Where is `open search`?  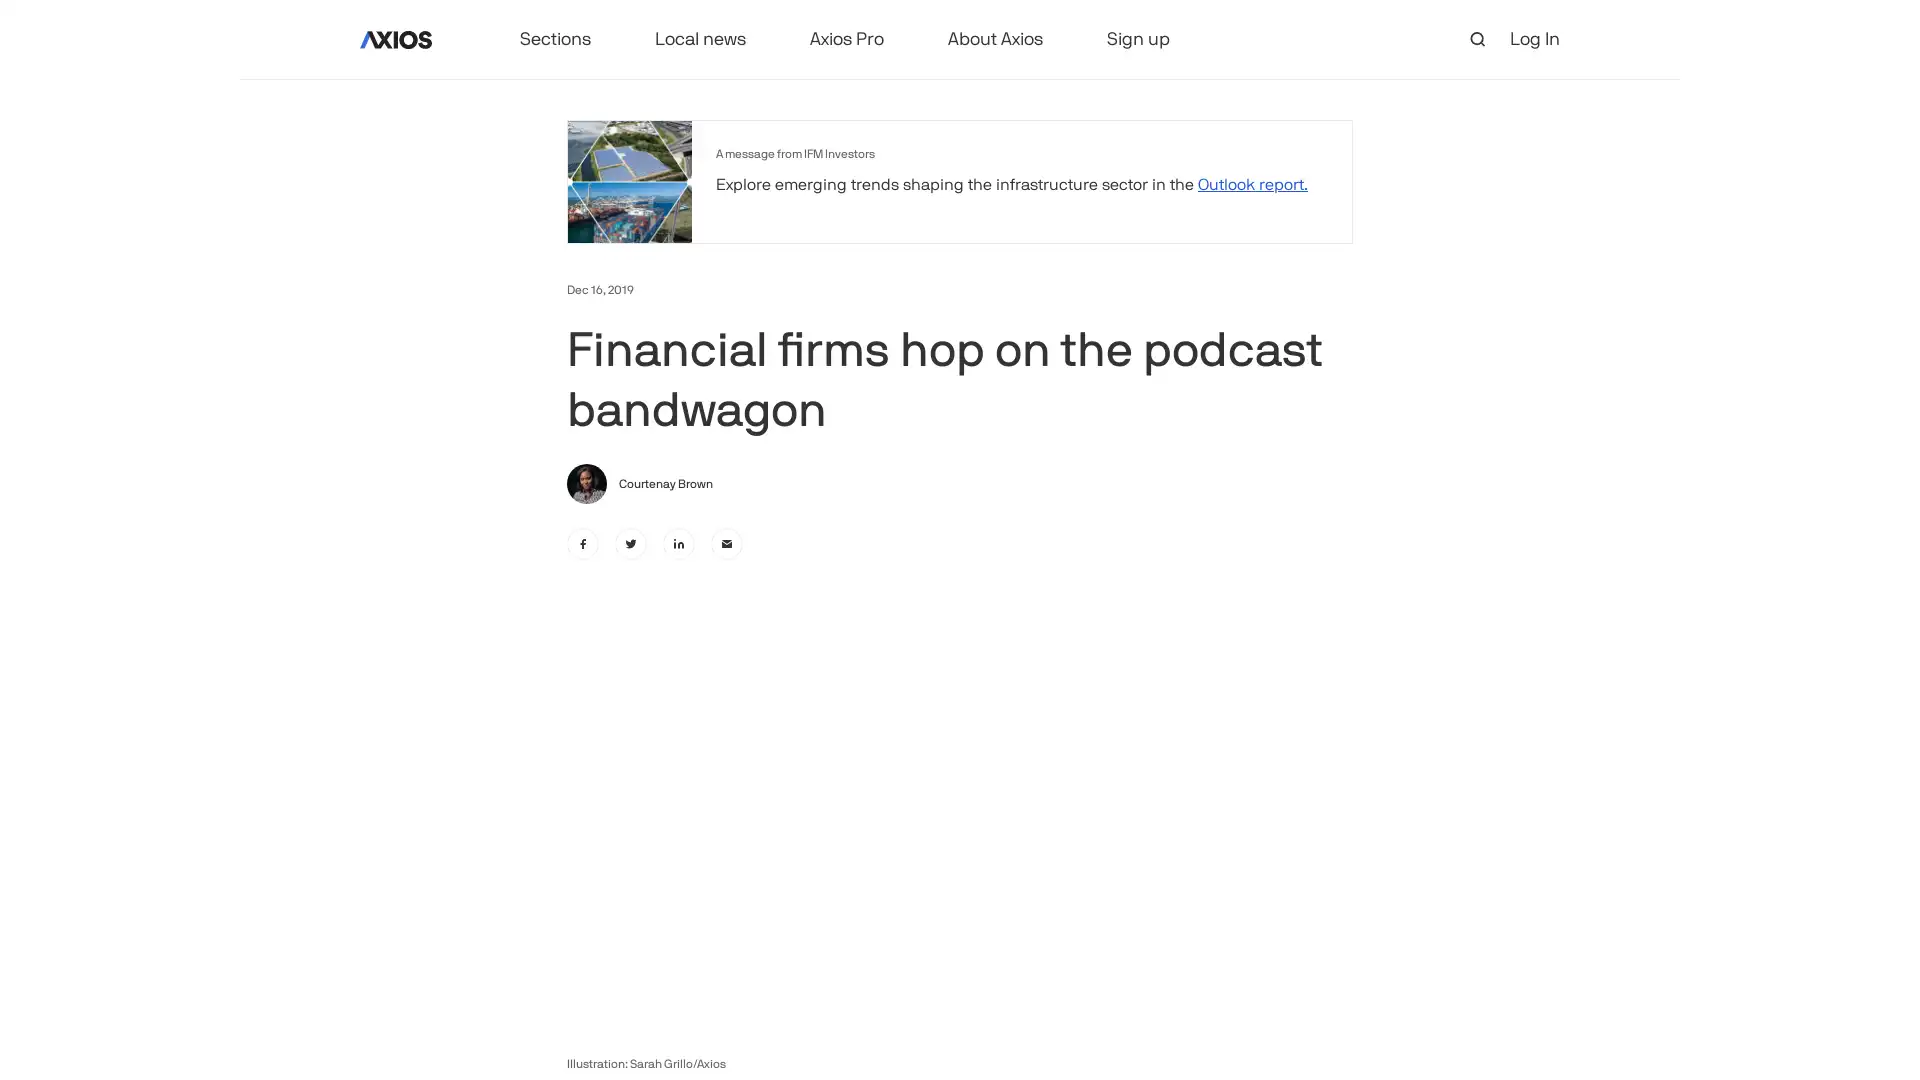
open search is located at coordinates (1478, 39).